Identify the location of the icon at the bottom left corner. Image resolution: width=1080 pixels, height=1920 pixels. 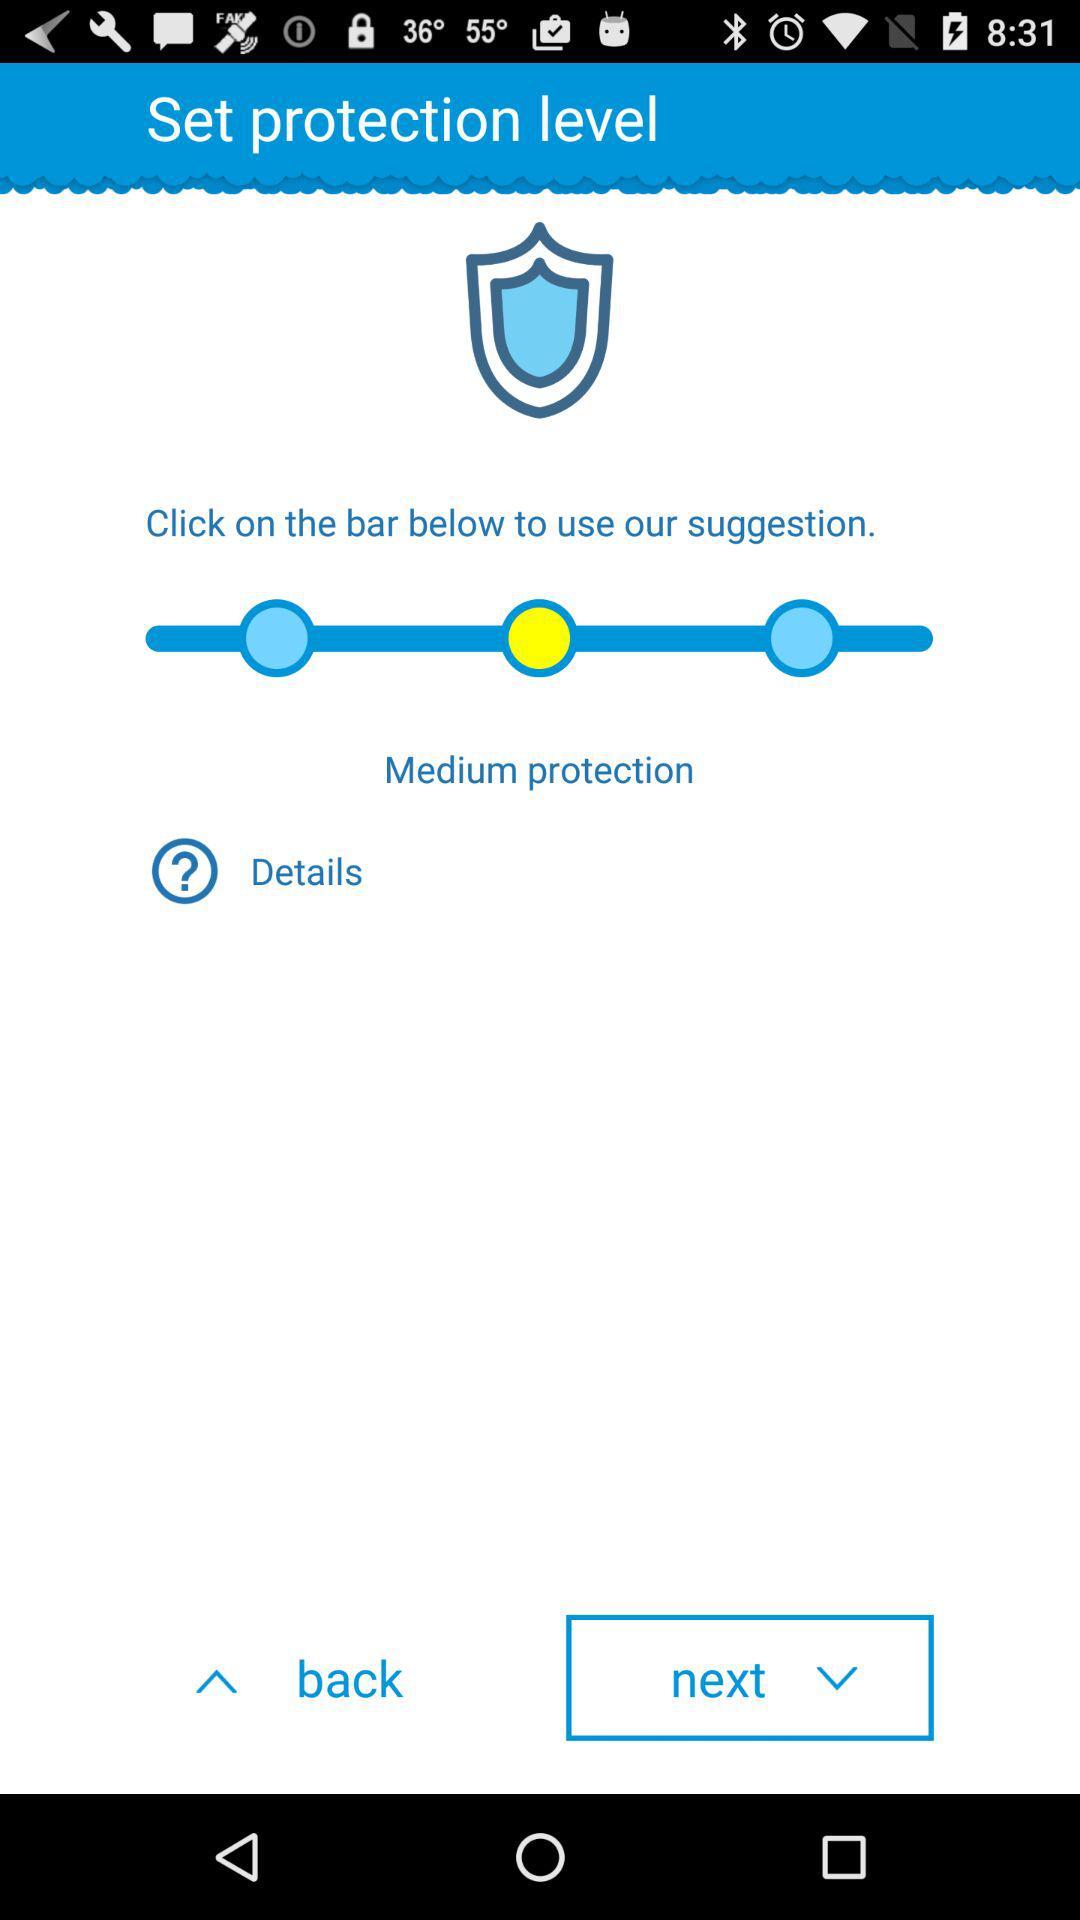
(329, 1677).